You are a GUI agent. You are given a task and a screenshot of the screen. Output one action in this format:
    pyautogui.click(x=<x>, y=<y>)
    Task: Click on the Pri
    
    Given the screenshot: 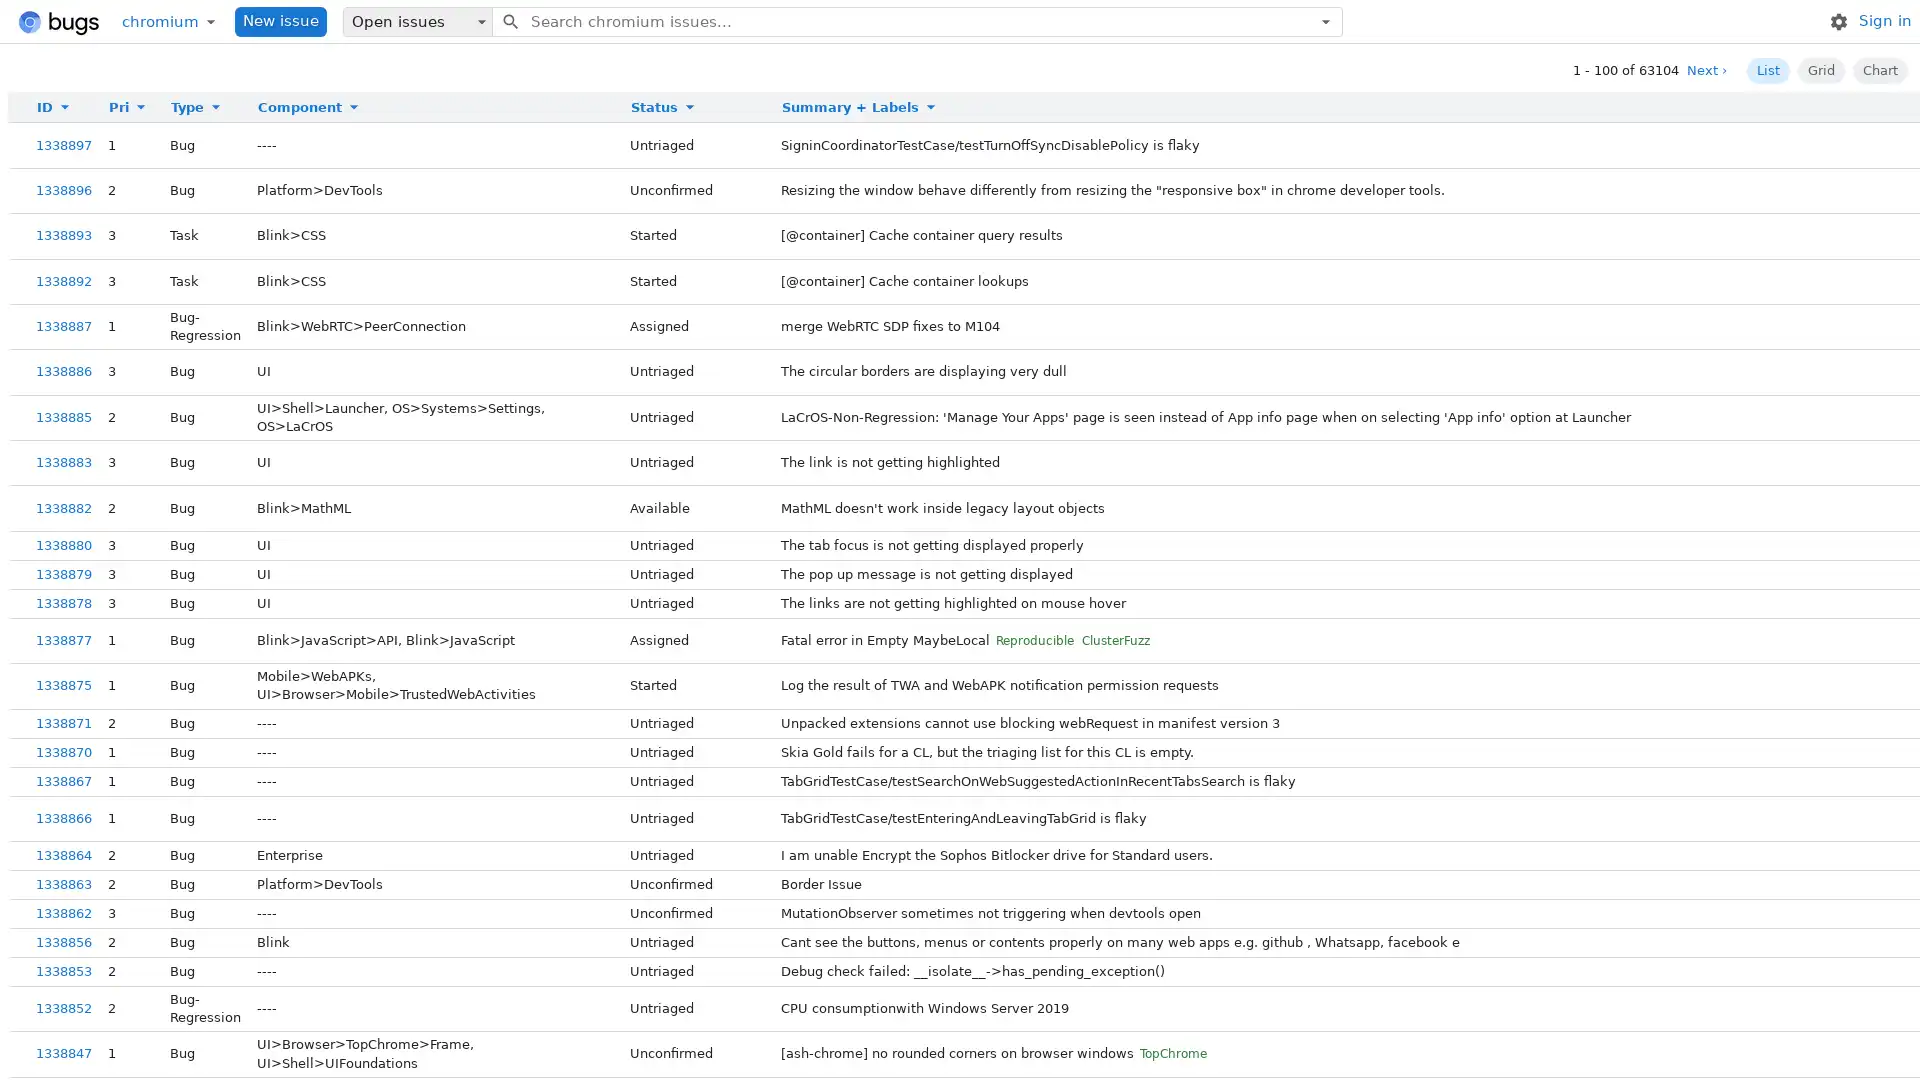 What is the action you would take?
    pyautogui.click(x=129, y=107)
    